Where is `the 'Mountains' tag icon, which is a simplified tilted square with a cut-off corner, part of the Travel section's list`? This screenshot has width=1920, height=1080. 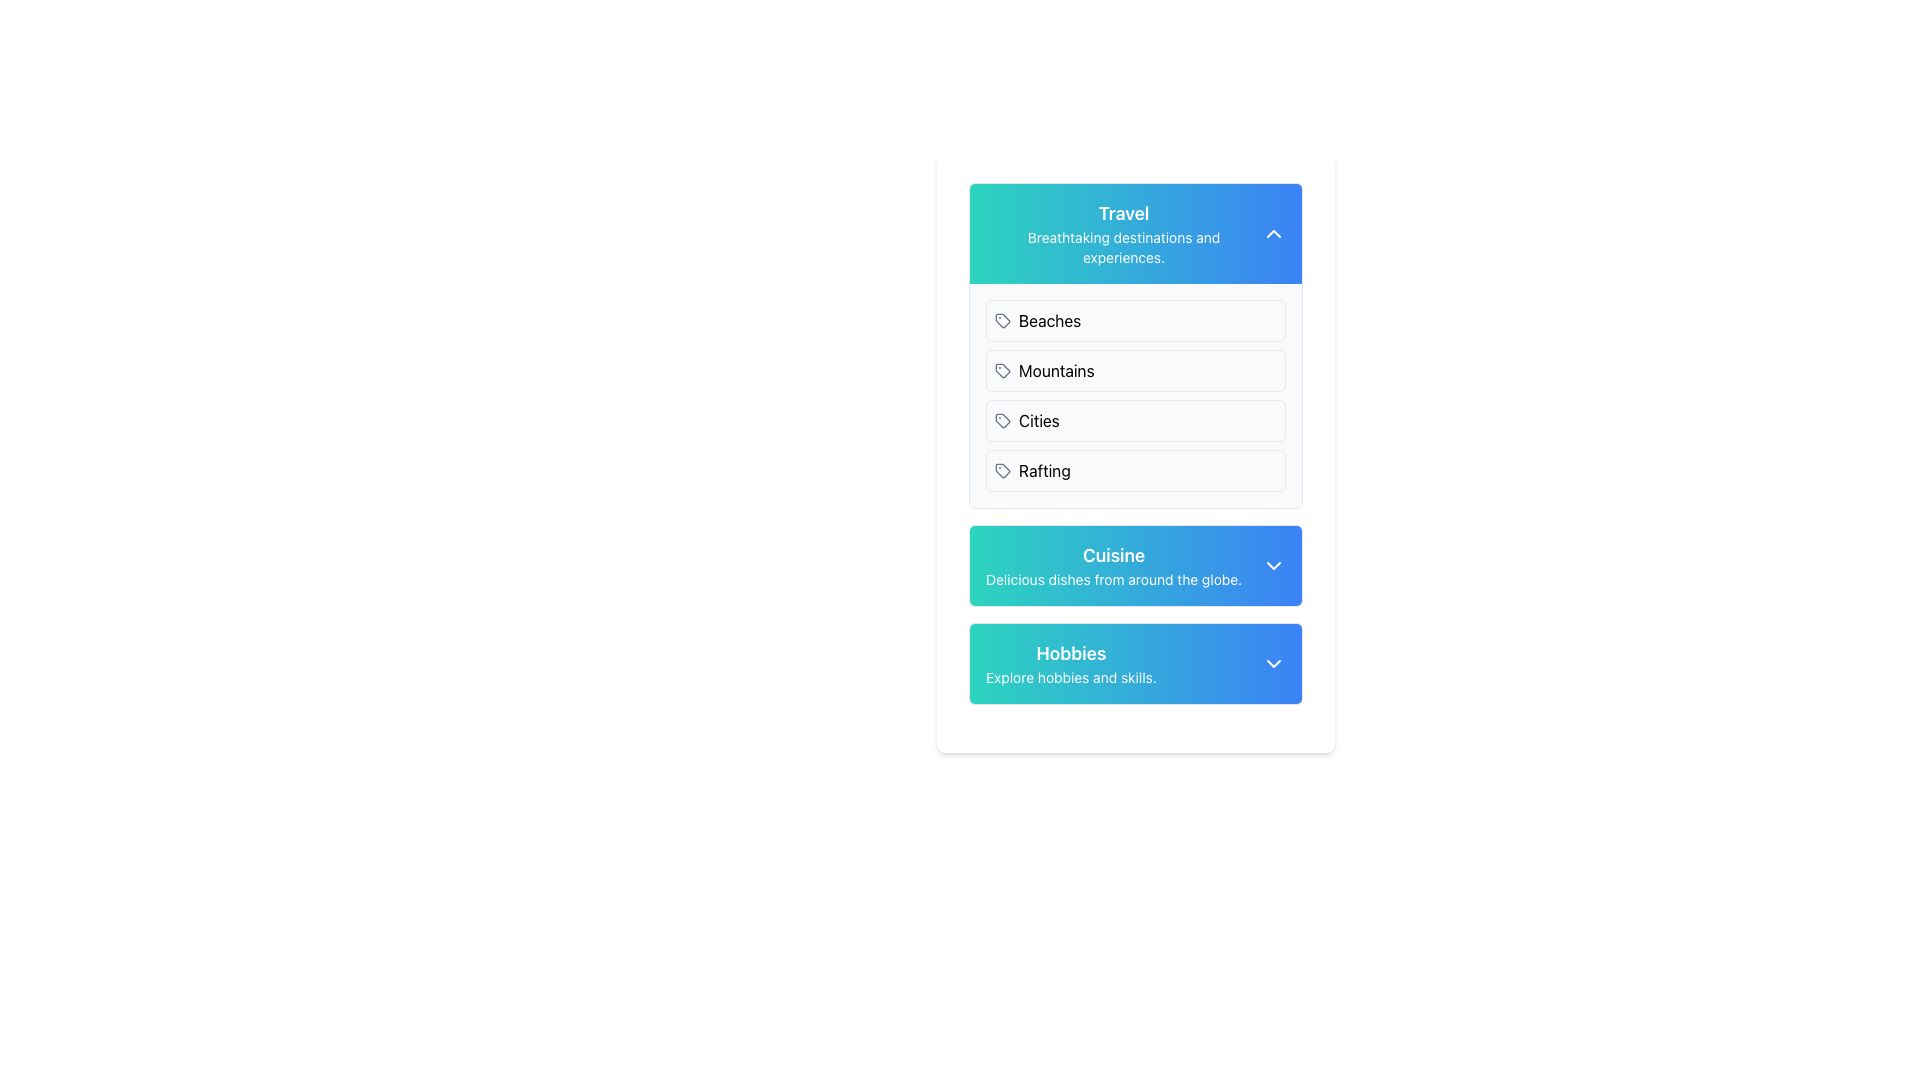
the 'Mountains' tag icon, which is a simplified tilted square with a cut-off corner, part of the Travel section's list is located at coordinates (1003, 370).